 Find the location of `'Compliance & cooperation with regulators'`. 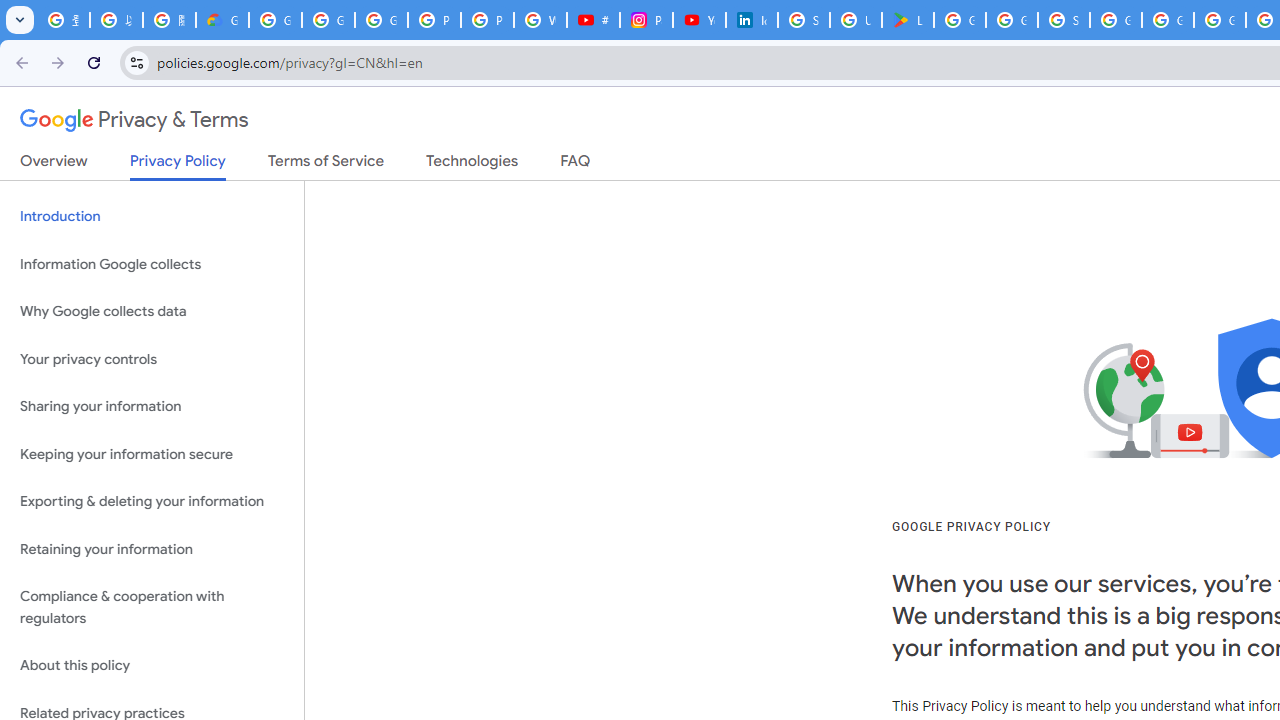

'Compliance & cooperation with regulators' is located at coordinates (151, 607).